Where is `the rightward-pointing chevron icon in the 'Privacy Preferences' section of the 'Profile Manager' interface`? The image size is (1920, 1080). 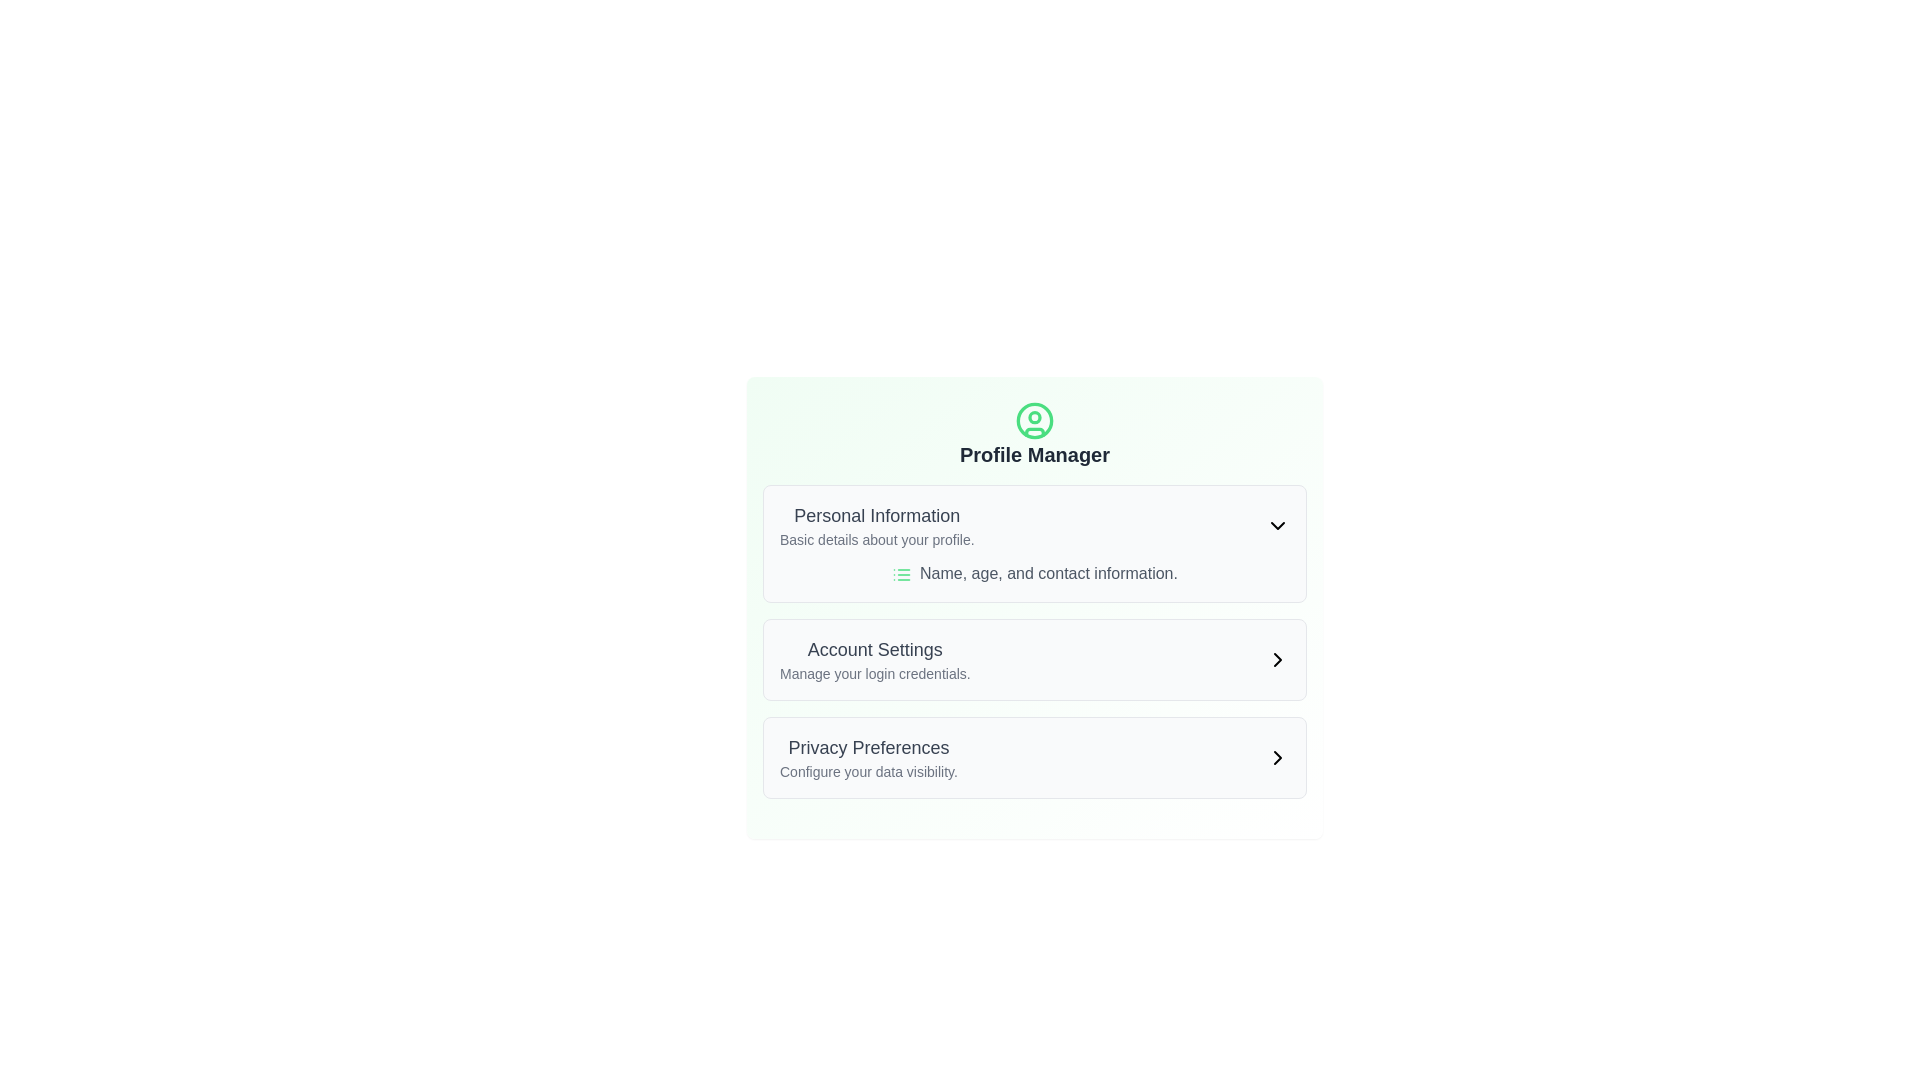 the rightward-pointing chevron icon in the 'Privacy Preferences' section of the 'Profile Manager' interface is located at coordinates (1276, 758).